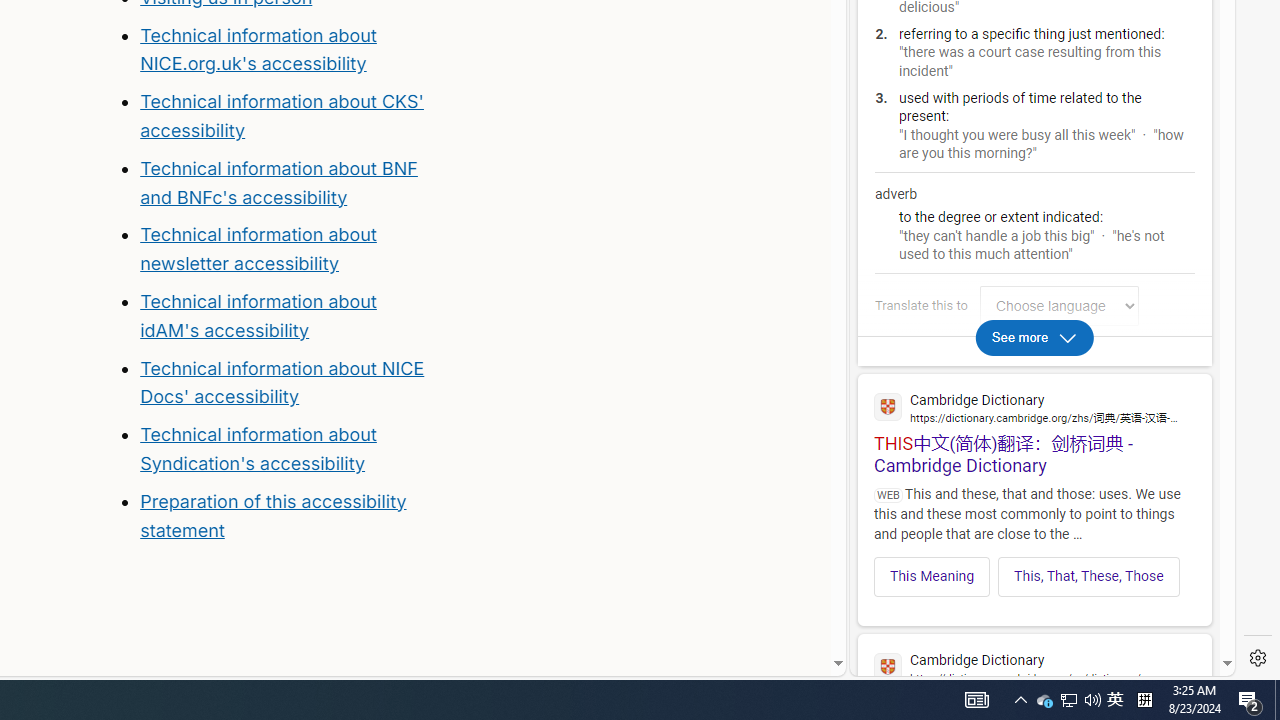 Image resolution: width=1280 pixels, height=720 pixels. What do you see at coordinates (1058, 305) in the screenshot?
I see `'Translate this to Choose language'` at bounding box center [1058, 305].